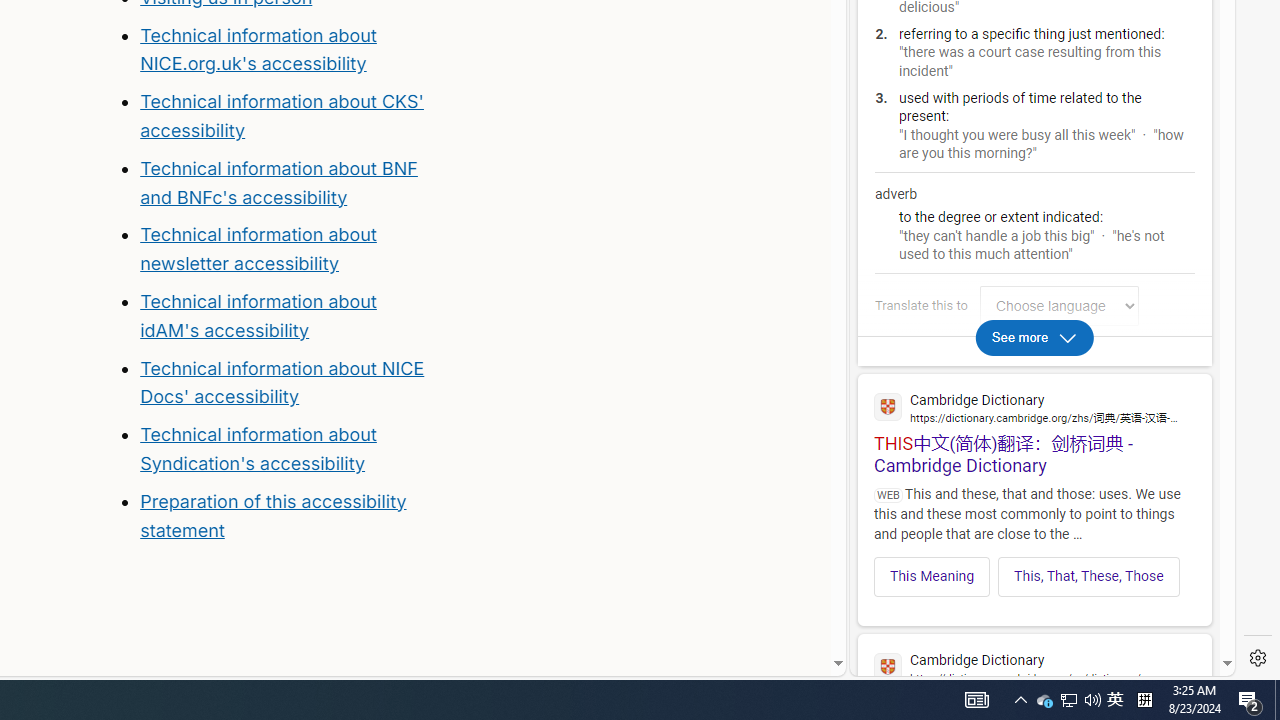 Image resolution: width=1280 pixels, height=720 pixels. What do you see at coordinates (1058, 305) in the screenshot?
I see `'Translate this to Choose language'` at bounding box center [1058, 305].